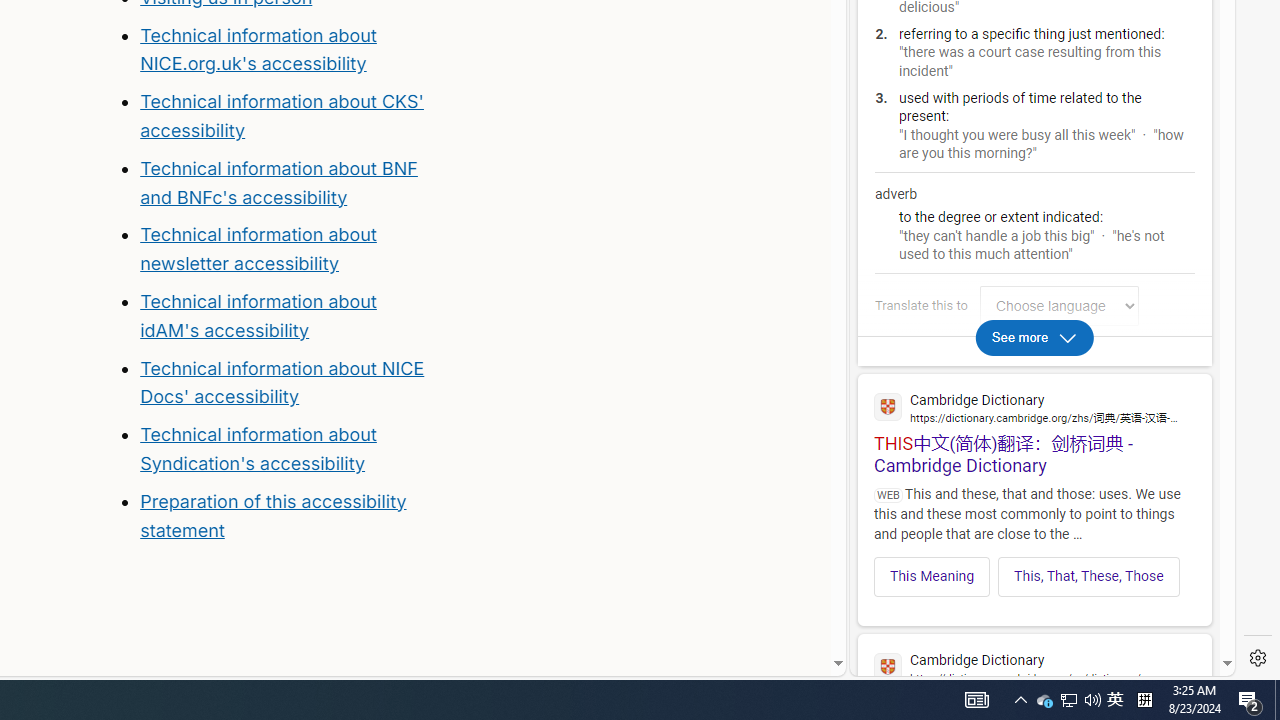 Image resolution: width=1280 pixels, height=720 pixels. What do you see at coordinates (1058, 305) in the screenshot?
I see `'Translate this to Choose language'` at bounding box center [1058, 305].